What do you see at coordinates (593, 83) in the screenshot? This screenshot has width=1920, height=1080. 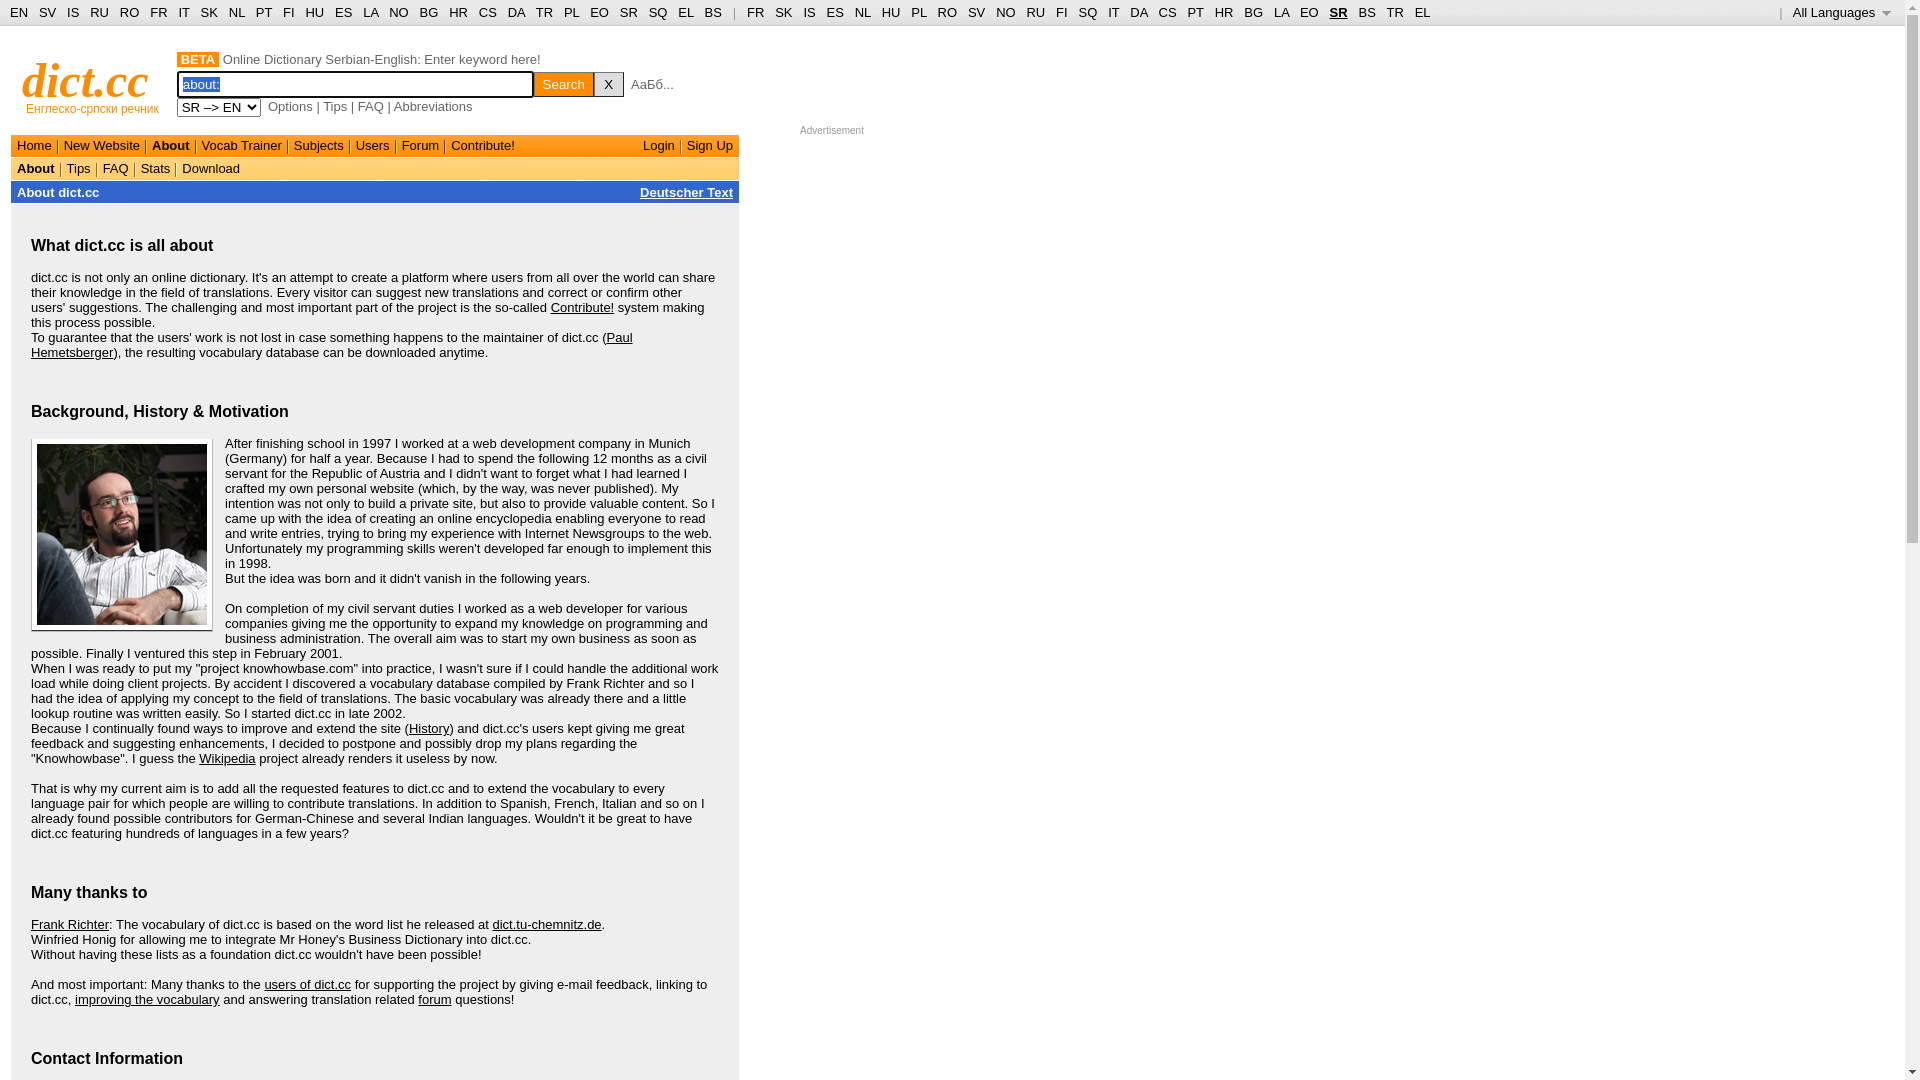 I see `'X'` at bounding box center [593, 83].